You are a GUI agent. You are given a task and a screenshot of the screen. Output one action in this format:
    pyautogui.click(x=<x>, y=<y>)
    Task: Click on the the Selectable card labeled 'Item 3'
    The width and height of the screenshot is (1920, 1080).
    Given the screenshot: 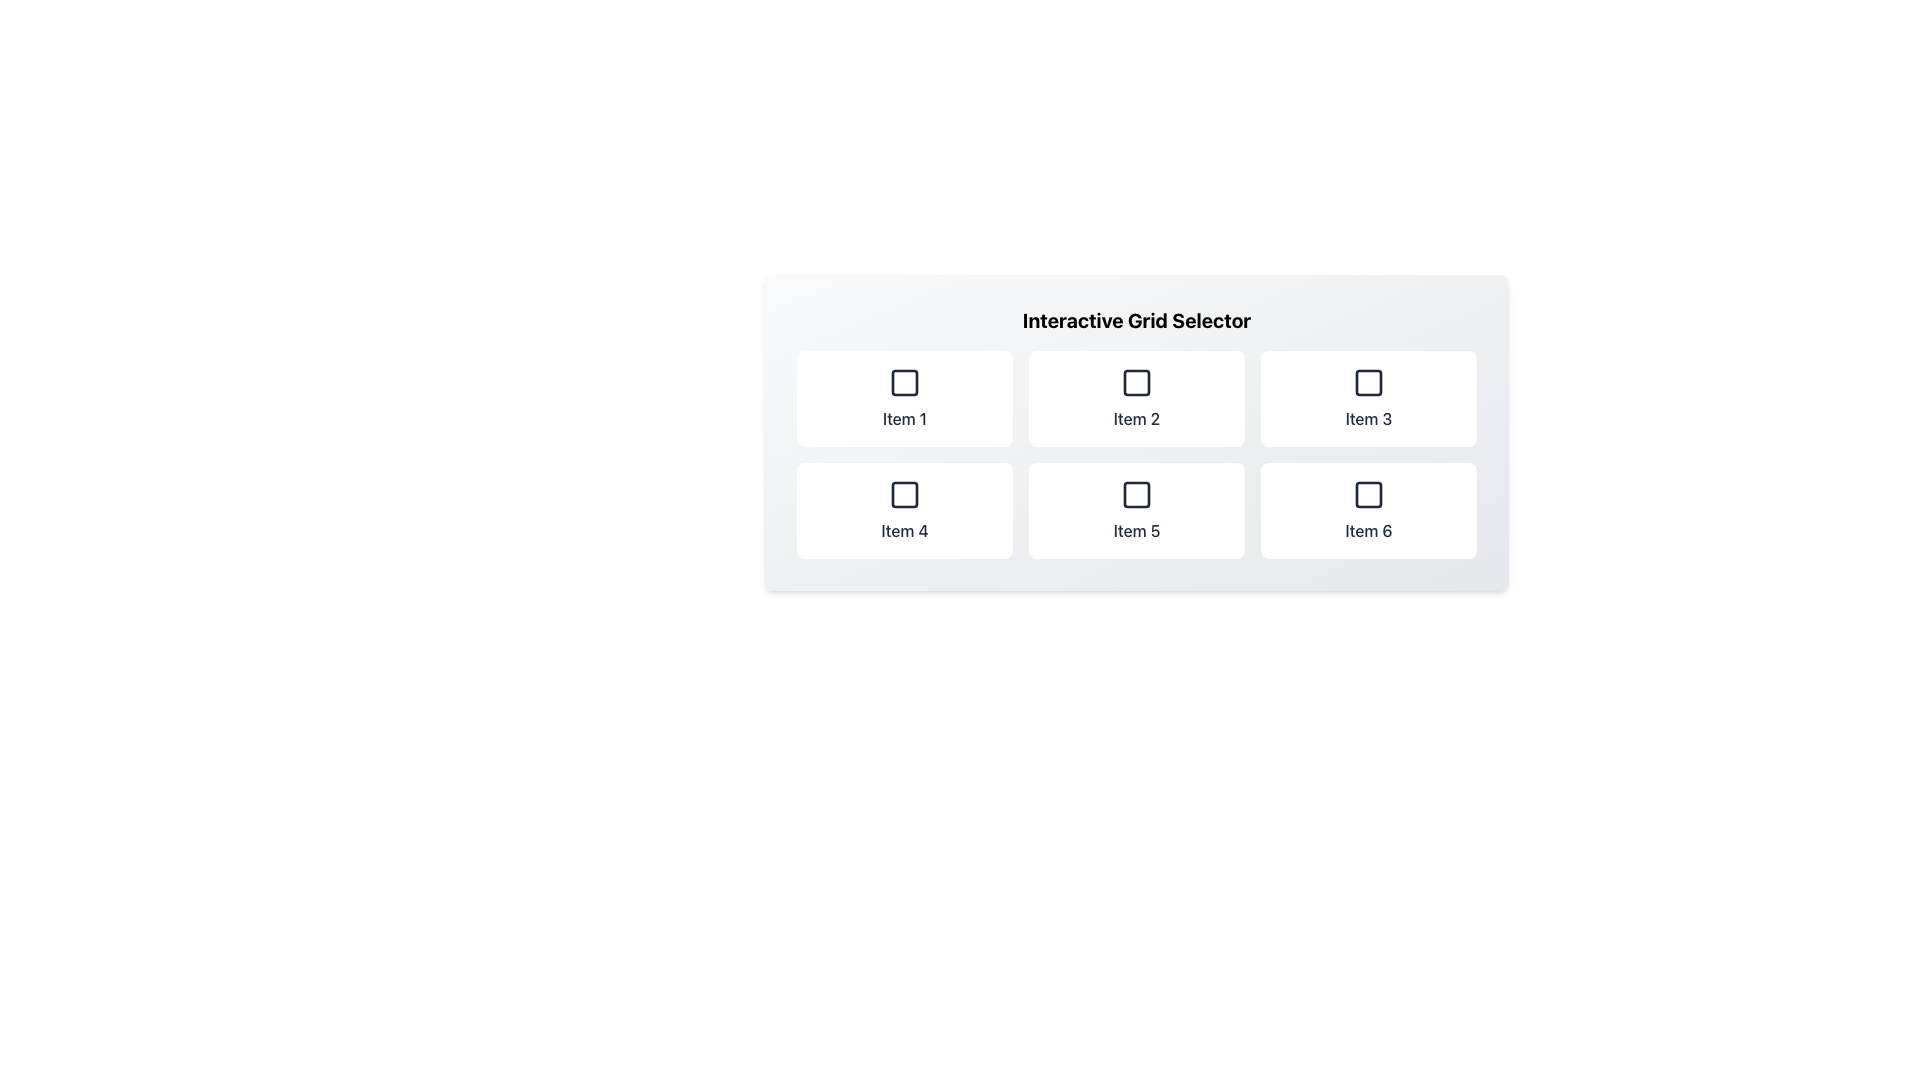 What is the action you would take?
    pyautogui.click(x=1367, y=398)
    